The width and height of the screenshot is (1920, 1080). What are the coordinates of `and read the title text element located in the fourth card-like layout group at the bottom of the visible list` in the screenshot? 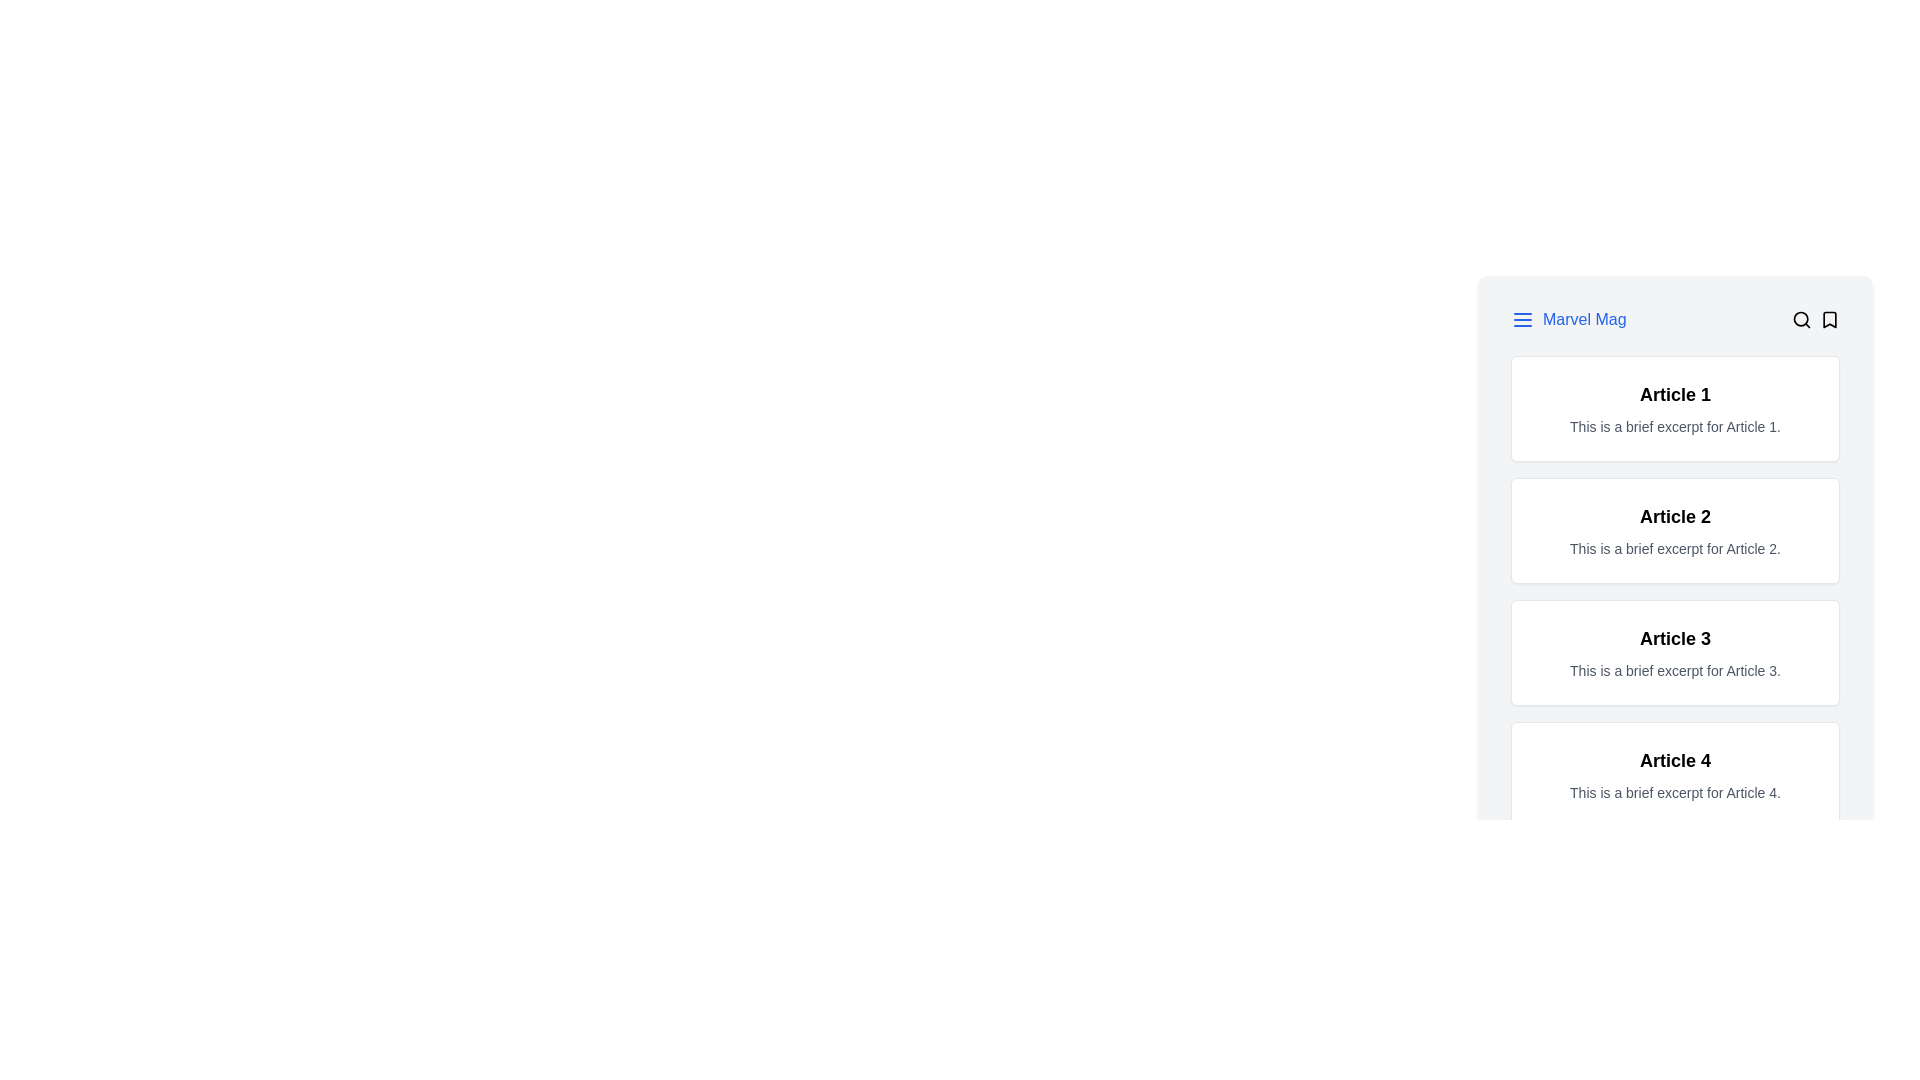 It's located at (1675, 760).